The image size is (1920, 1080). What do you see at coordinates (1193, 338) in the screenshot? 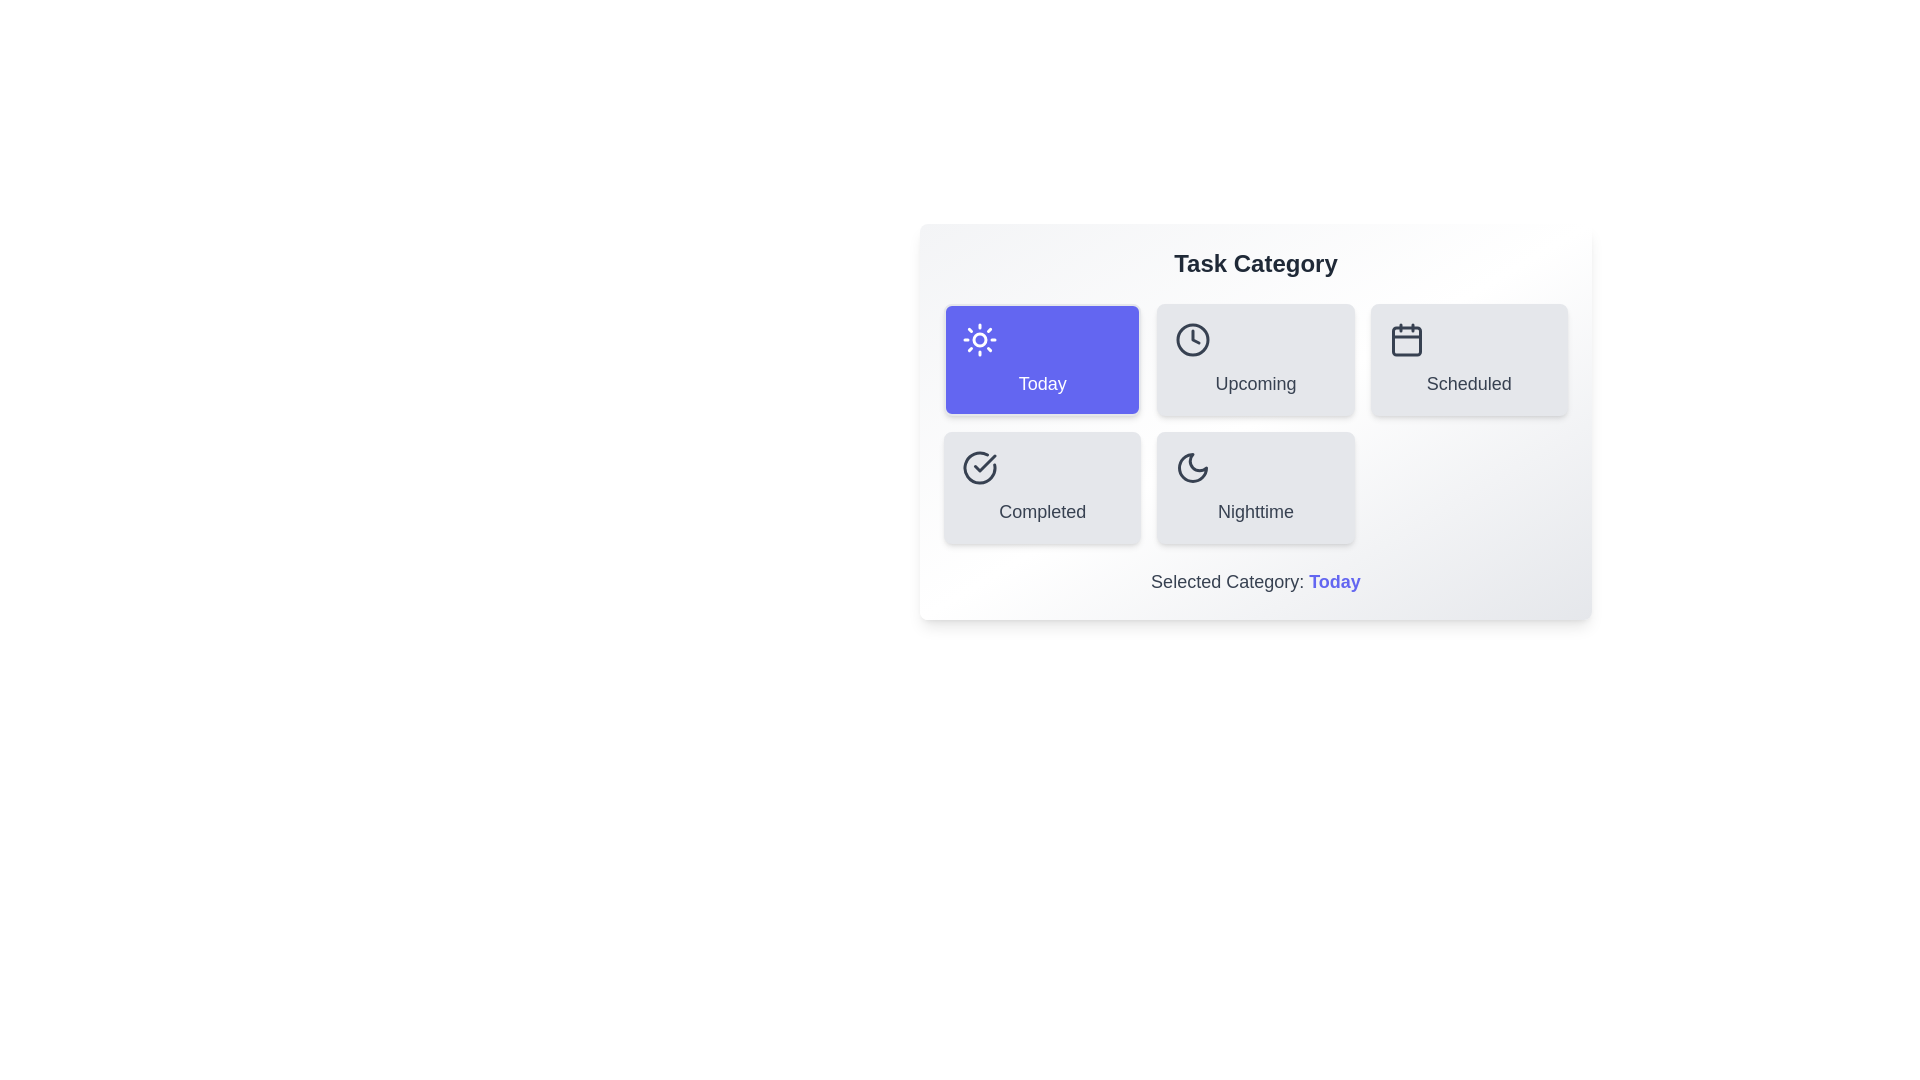
I see `the icon of the Upcoming category button` at bounding box center [1193, 338].